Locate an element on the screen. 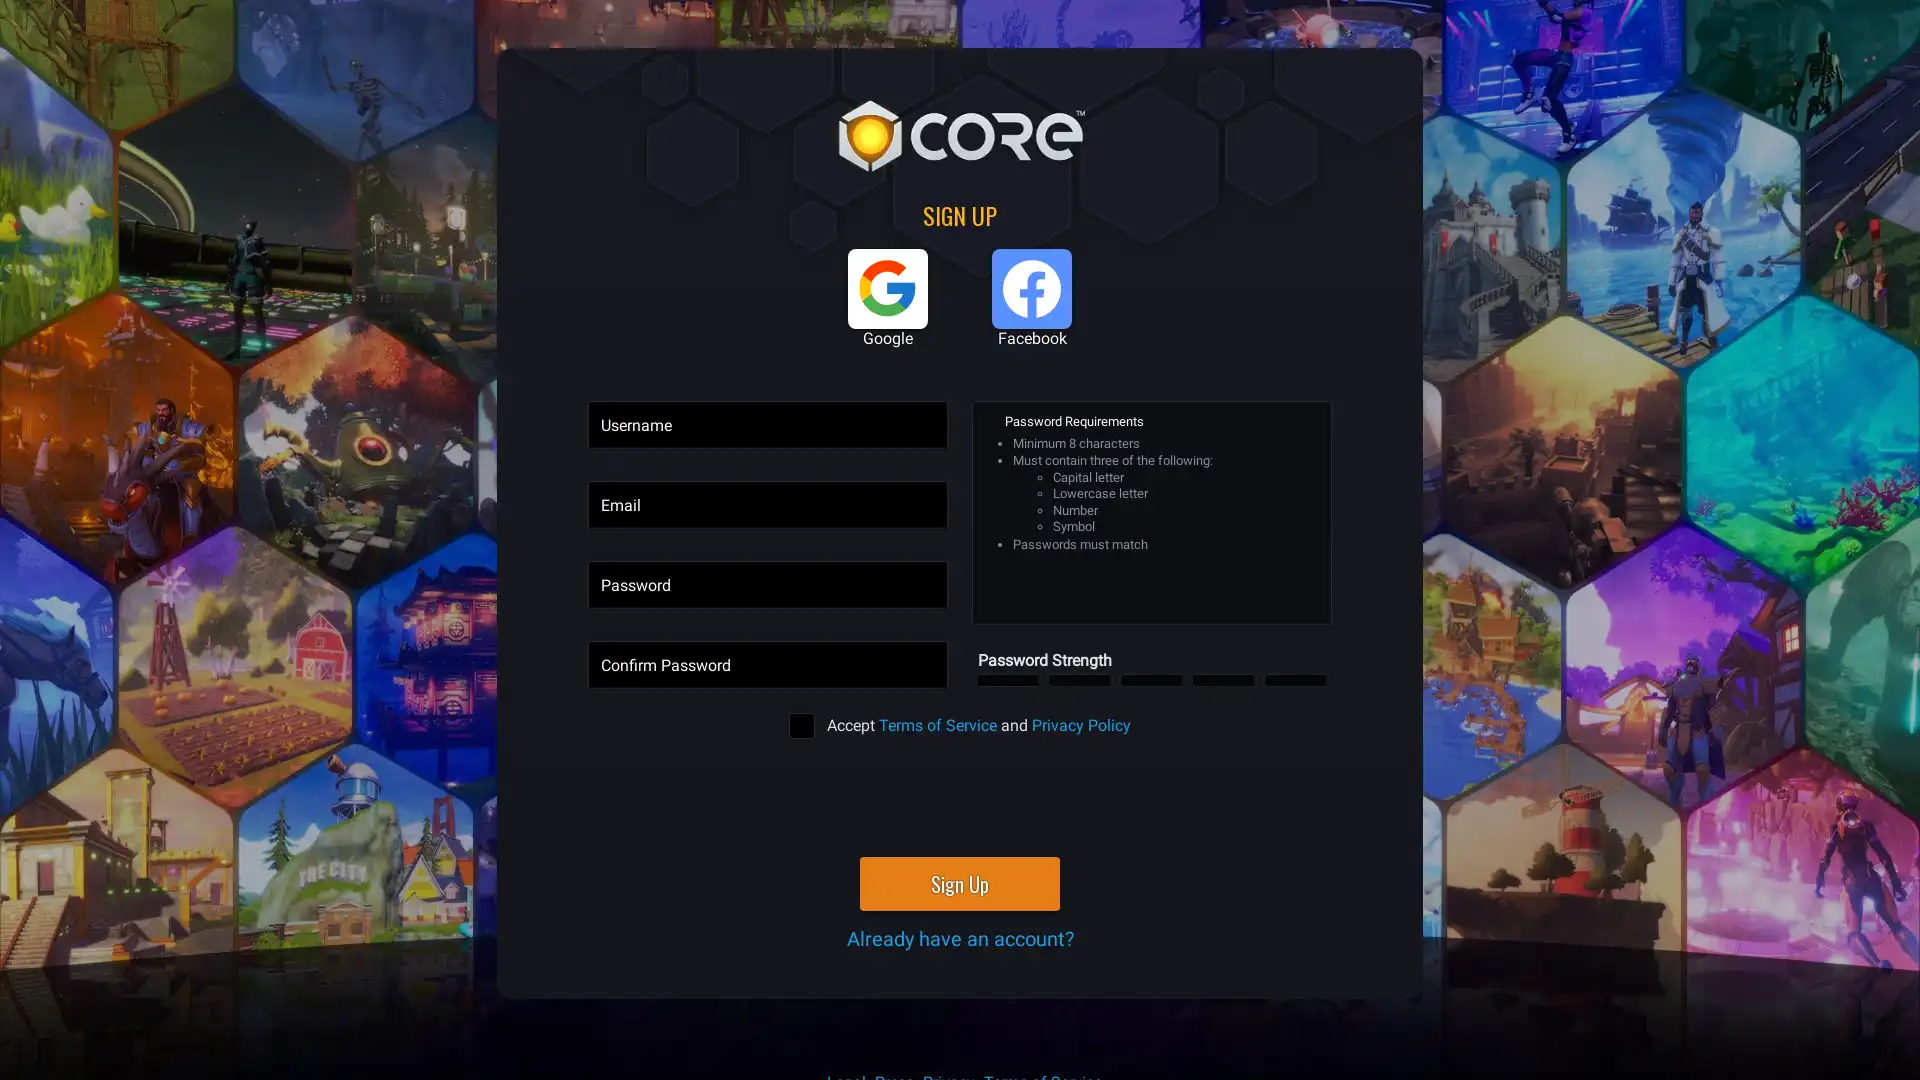  Sign Up is located at coordinates (960, 882).